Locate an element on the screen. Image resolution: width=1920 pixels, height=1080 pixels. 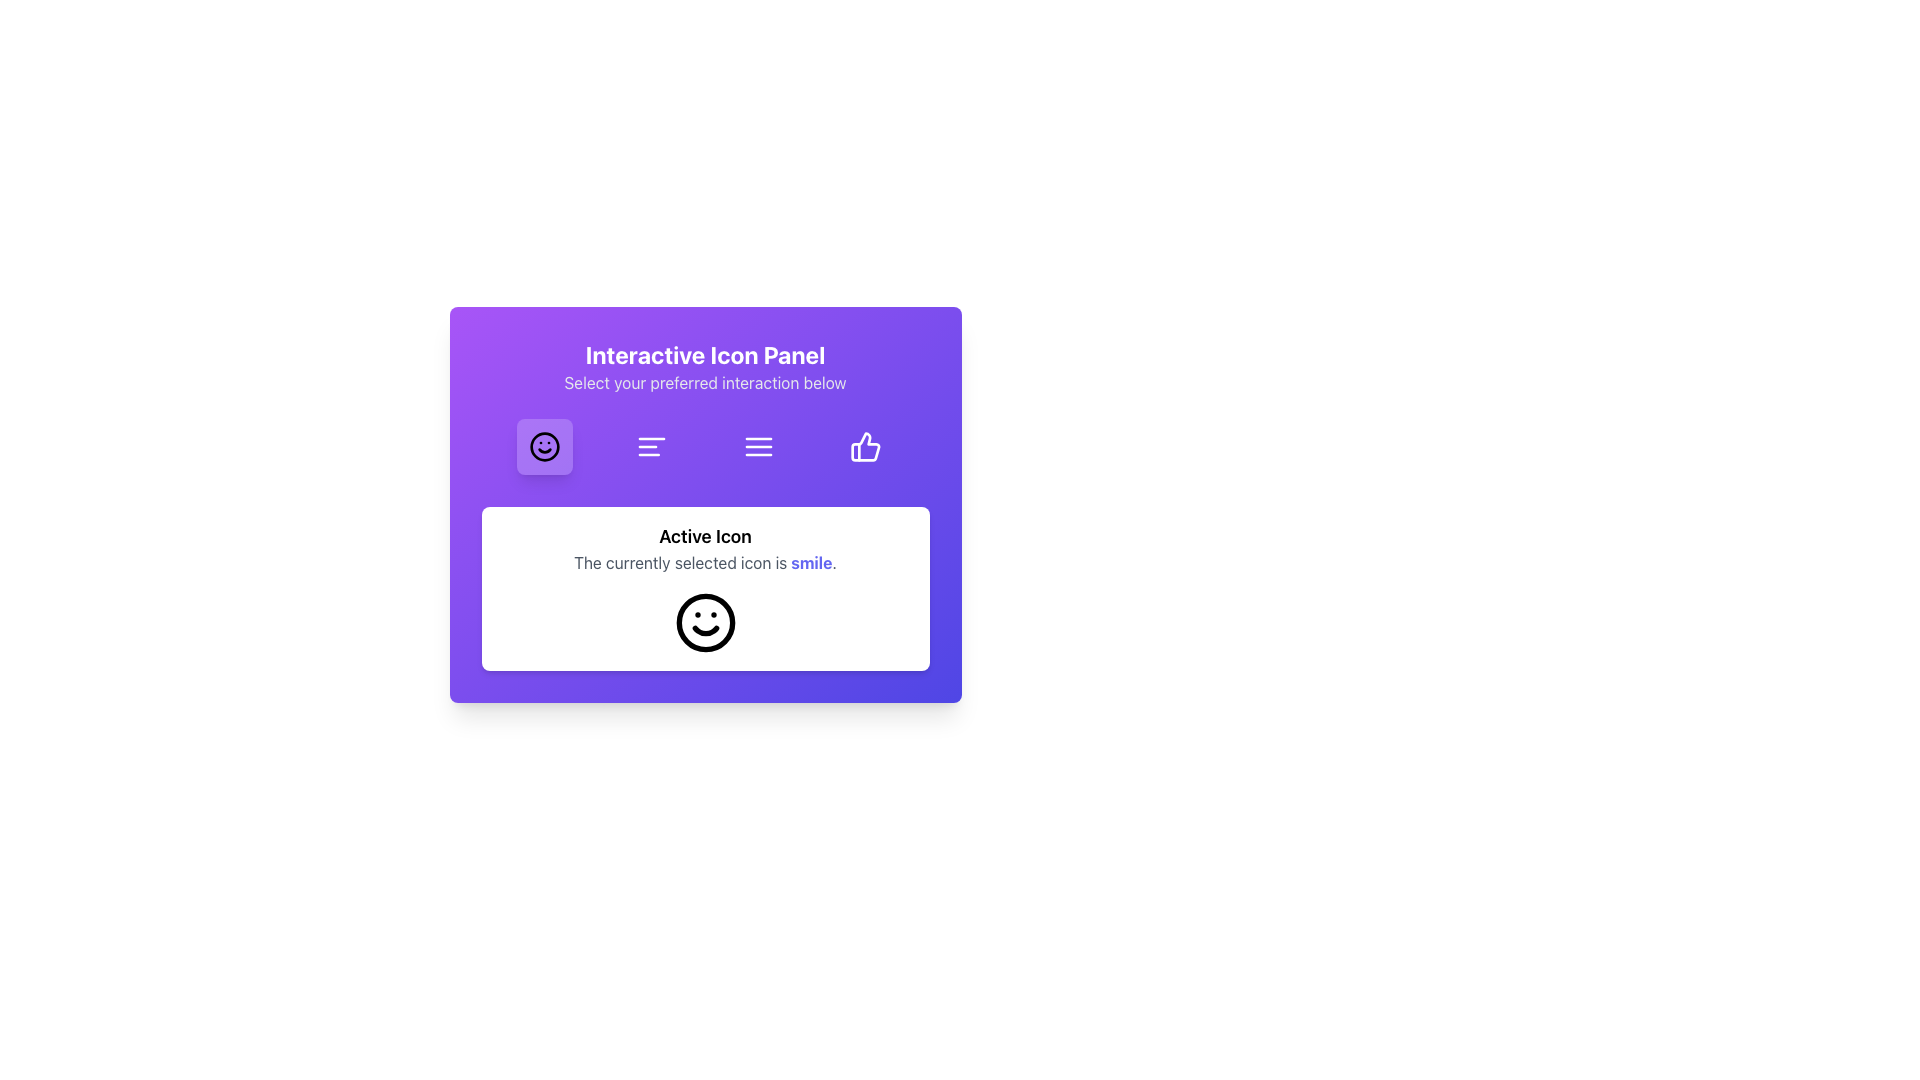
the button with a white icon of three horizontal lines on a rounded purple background, the third button in the Interactive Icon Panel is located at coordinates (757, 446).